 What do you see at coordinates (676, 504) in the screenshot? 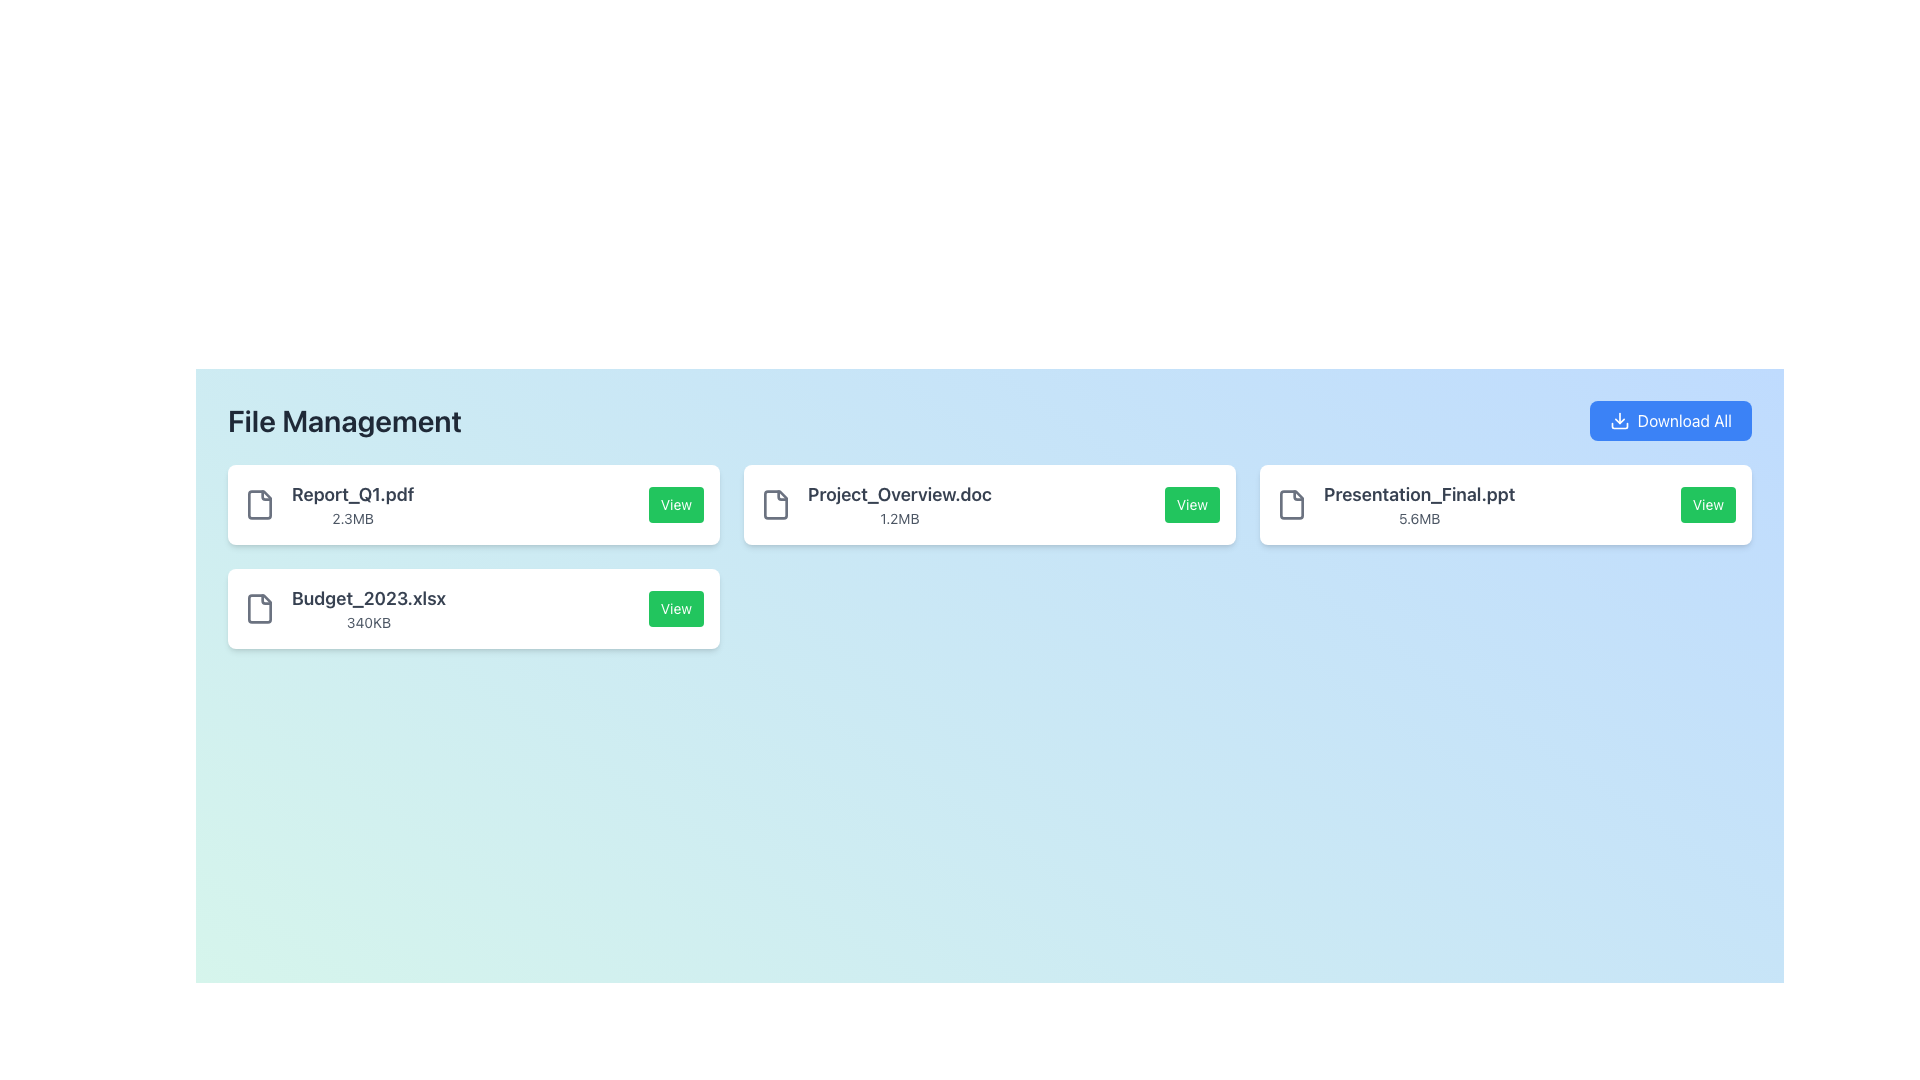
I see `the button that opens the file 'Report_Q1.pdf' to observe the visual feedback` at bounding box center [676, 504].